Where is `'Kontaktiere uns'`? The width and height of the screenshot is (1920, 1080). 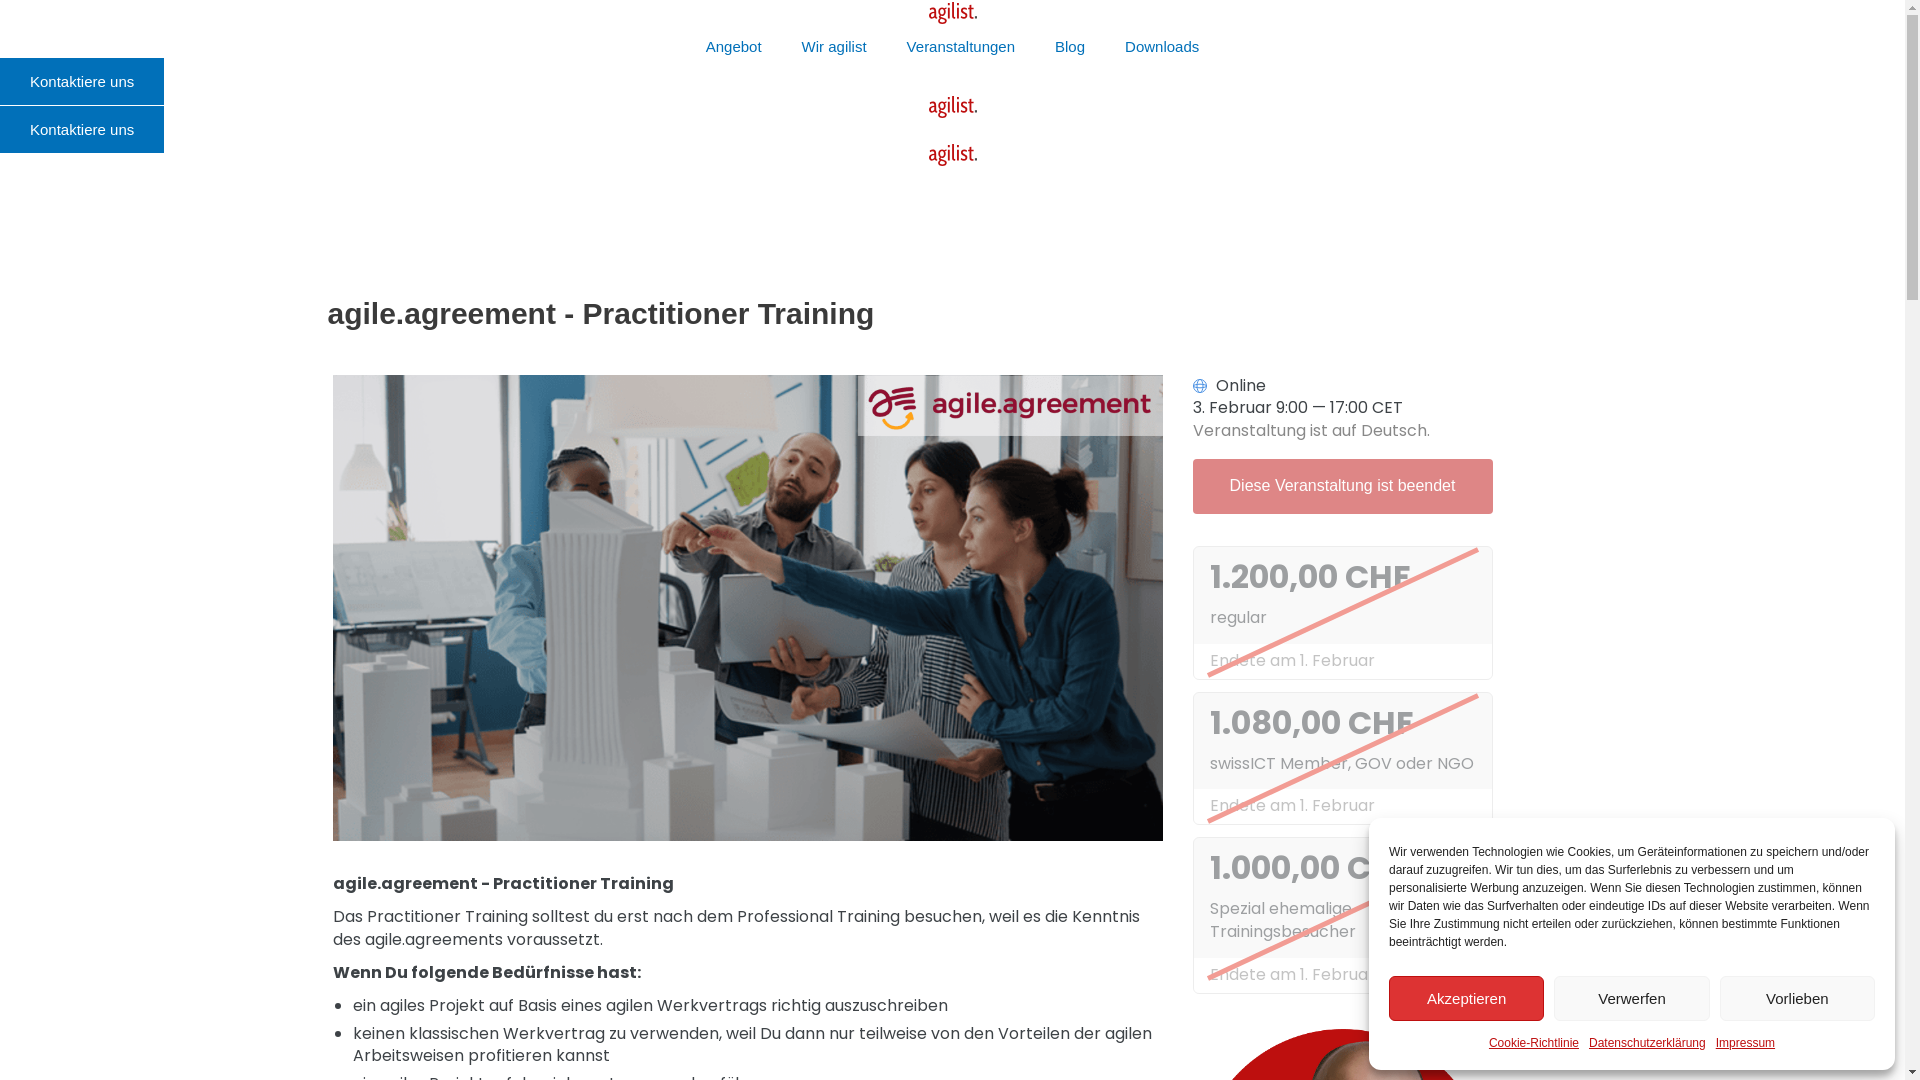 'Kontaktiere uns' is located at coordinates (80, 80).